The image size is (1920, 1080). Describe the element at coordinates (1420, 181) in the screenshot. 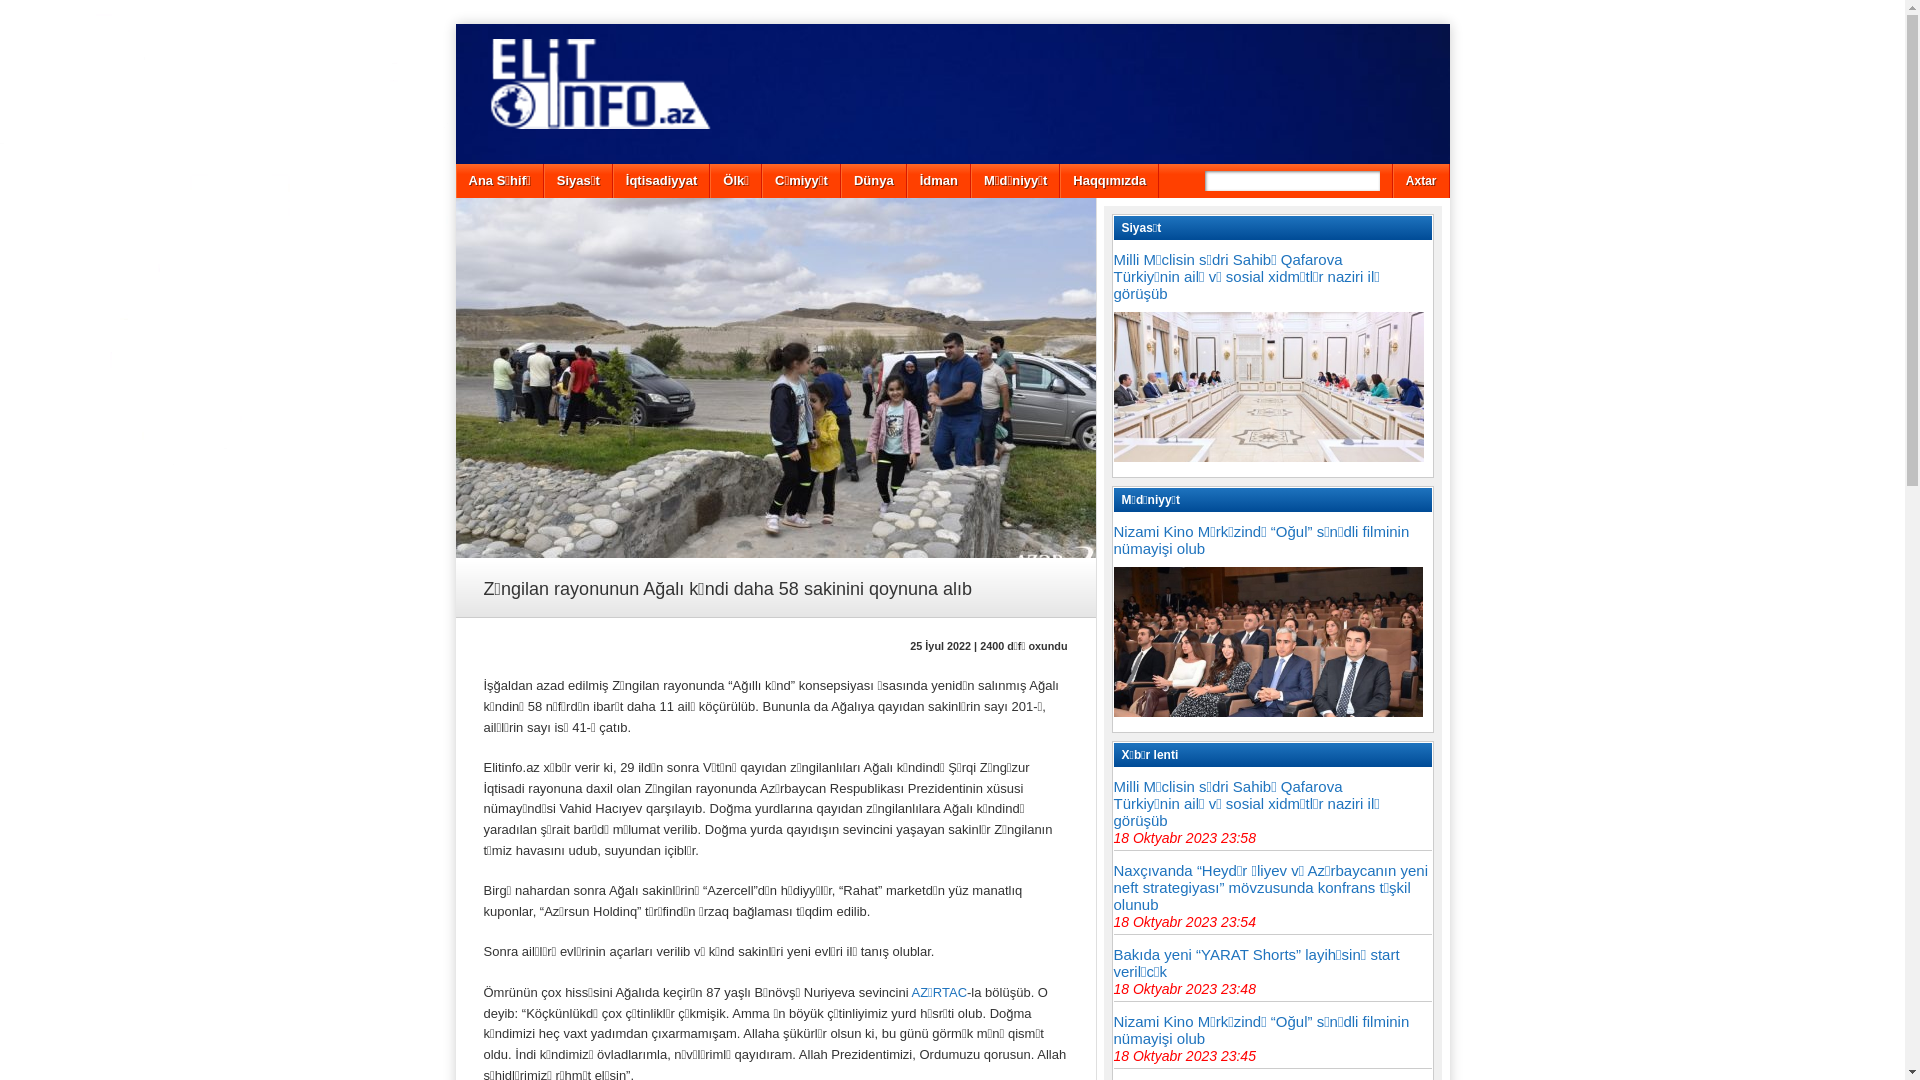

I see `'Axtar'` at that location.